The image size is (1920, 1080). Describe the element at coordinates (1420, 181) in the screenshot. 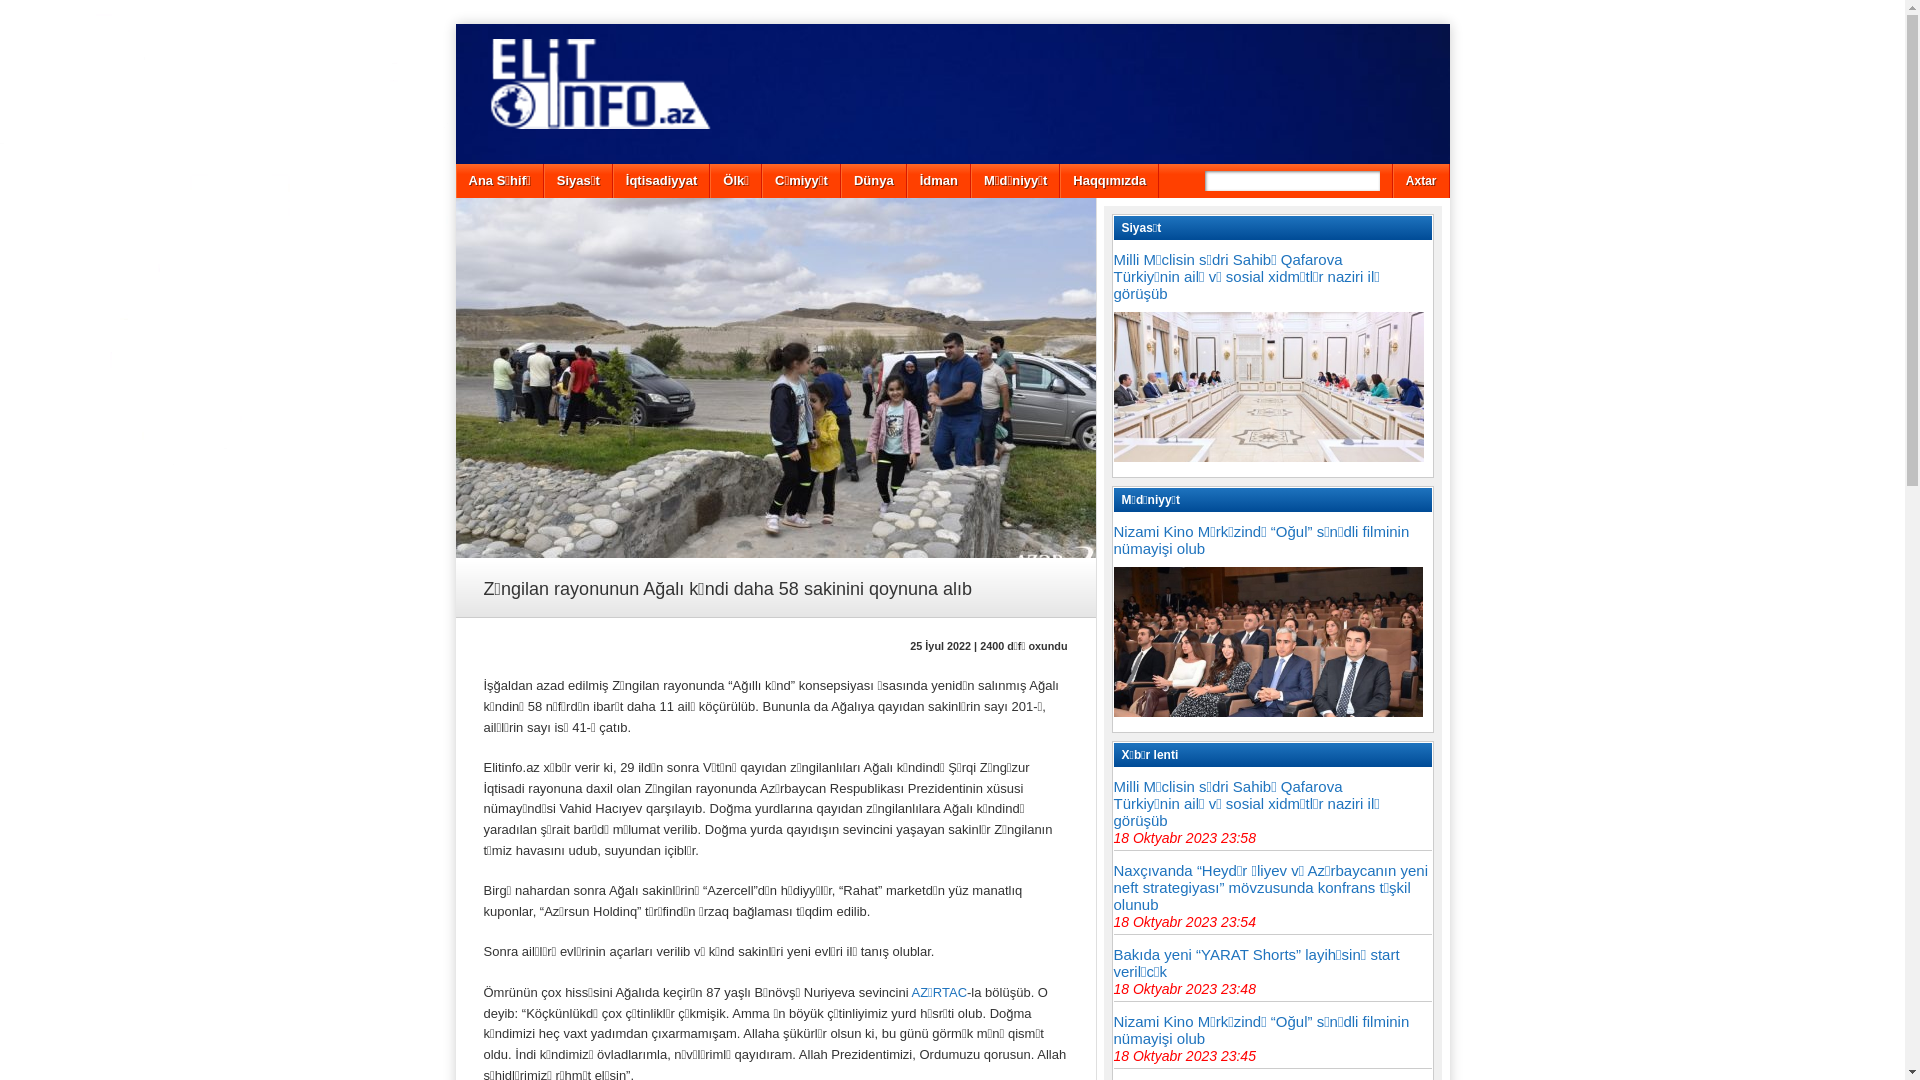

I see `'Axtar'` at that location.